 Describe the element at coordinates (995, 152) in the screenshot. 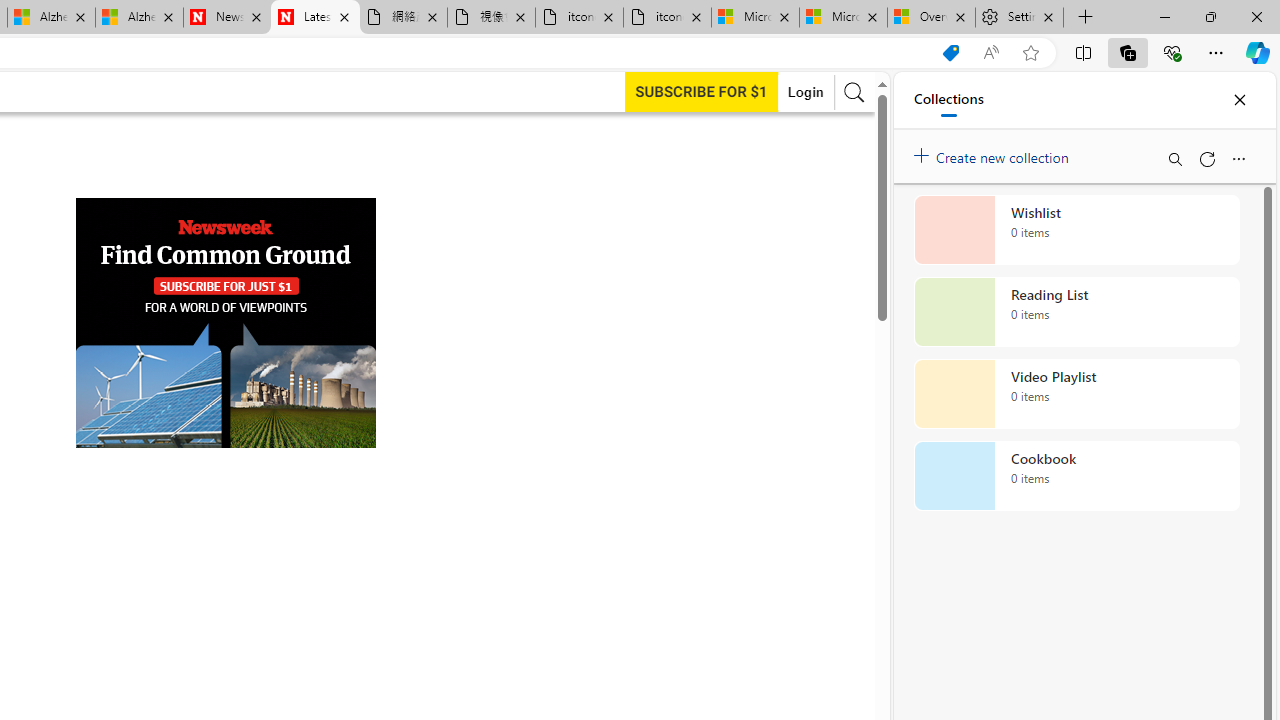

I see `'Create new collection'` at that location.